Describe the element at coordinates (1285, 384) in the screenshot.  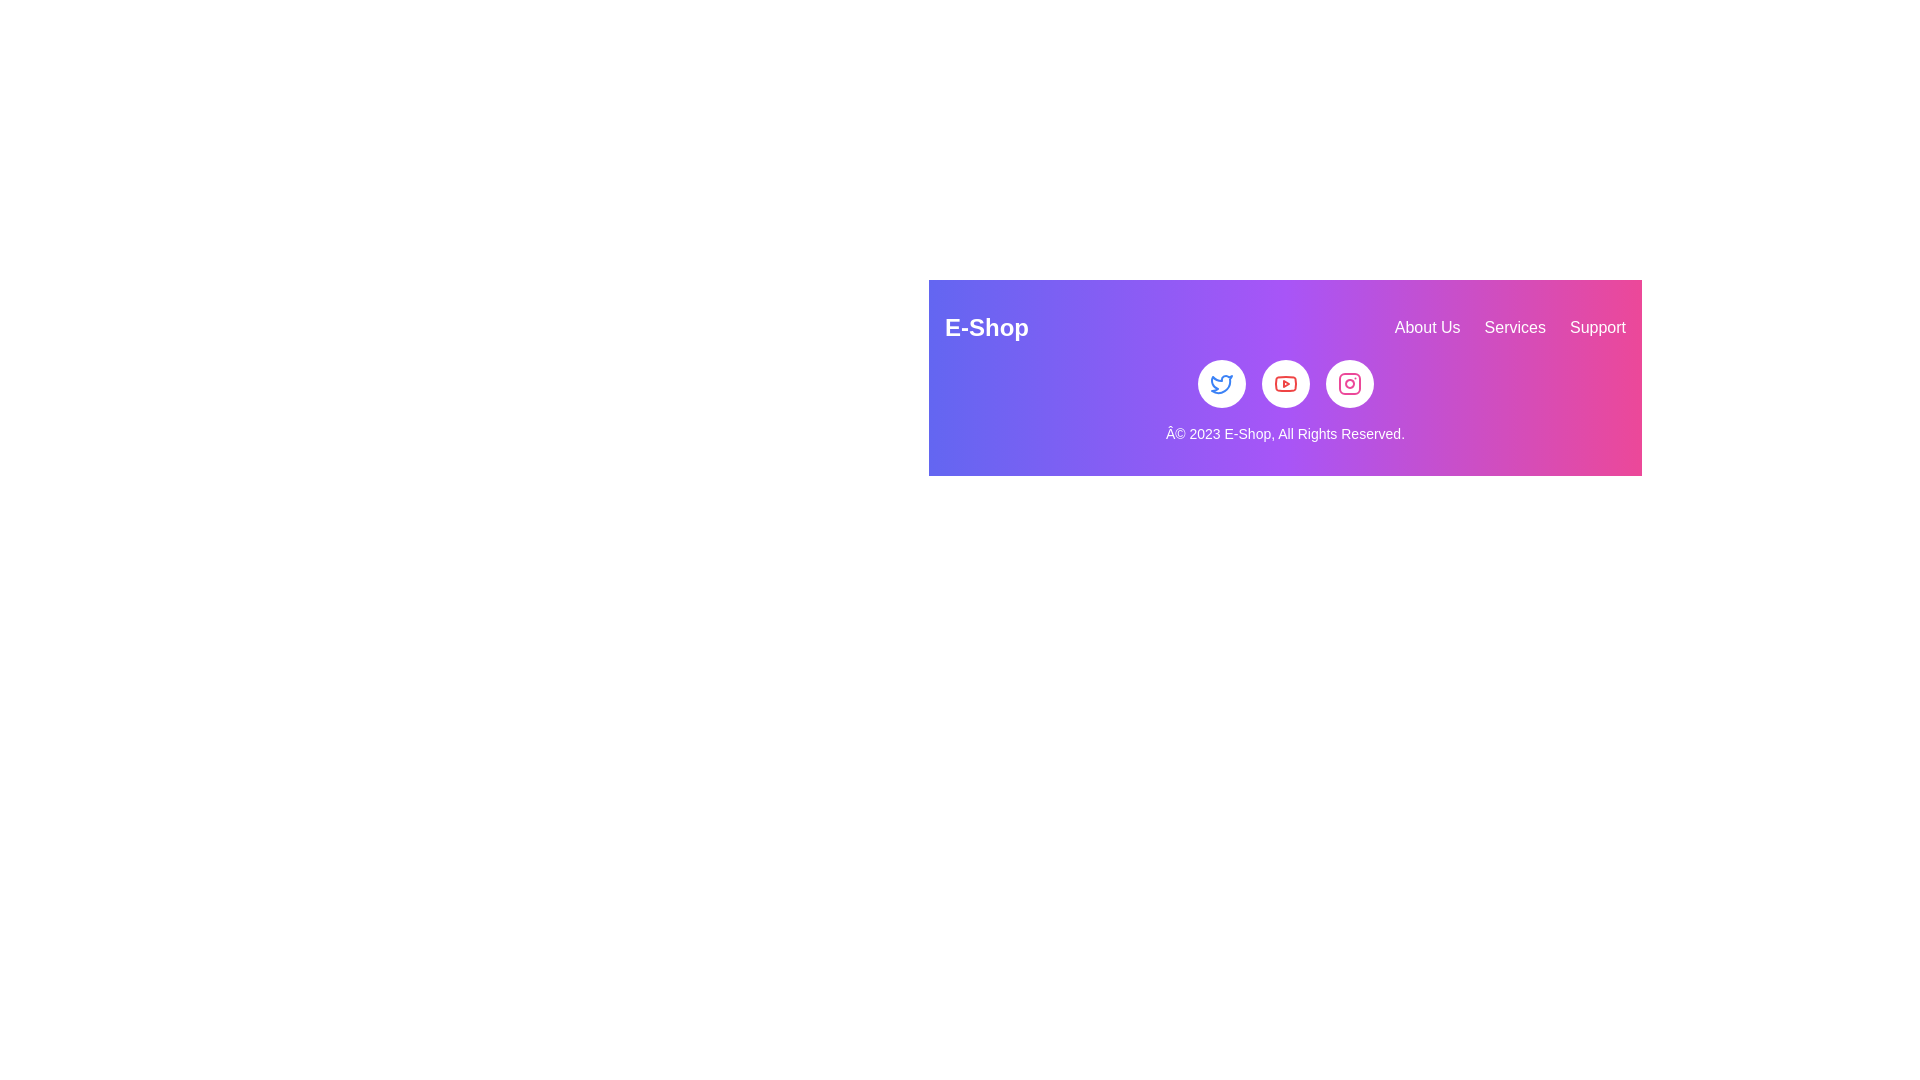
I see `the rounded white background button with a red YouTube icon and play symbol, which is the second button from the left in the social media icons group` at that location.